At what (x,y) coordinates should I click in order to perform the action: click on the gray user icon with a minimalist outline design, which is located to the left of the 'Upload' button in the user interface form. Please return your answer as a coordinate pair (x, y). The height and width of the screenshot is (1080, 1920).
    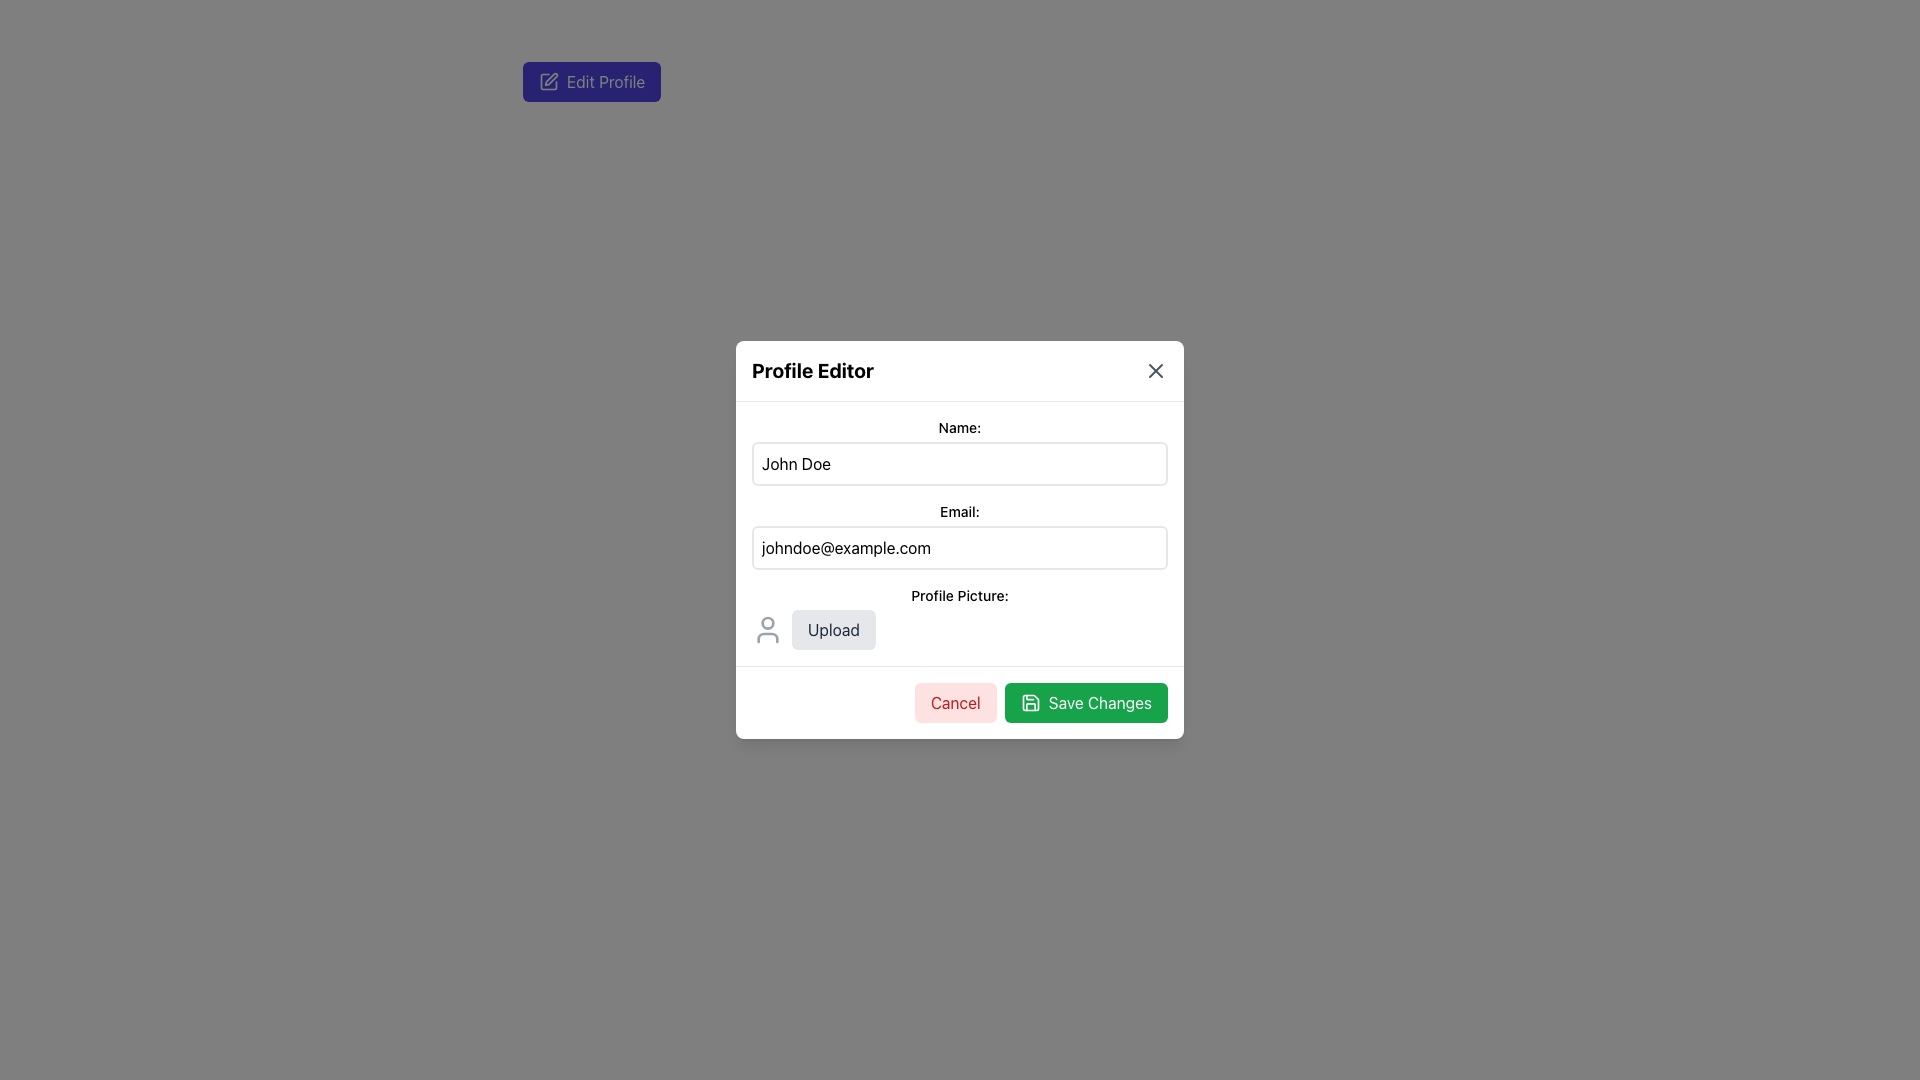
    Looking at the image, I should click on (767, 628).